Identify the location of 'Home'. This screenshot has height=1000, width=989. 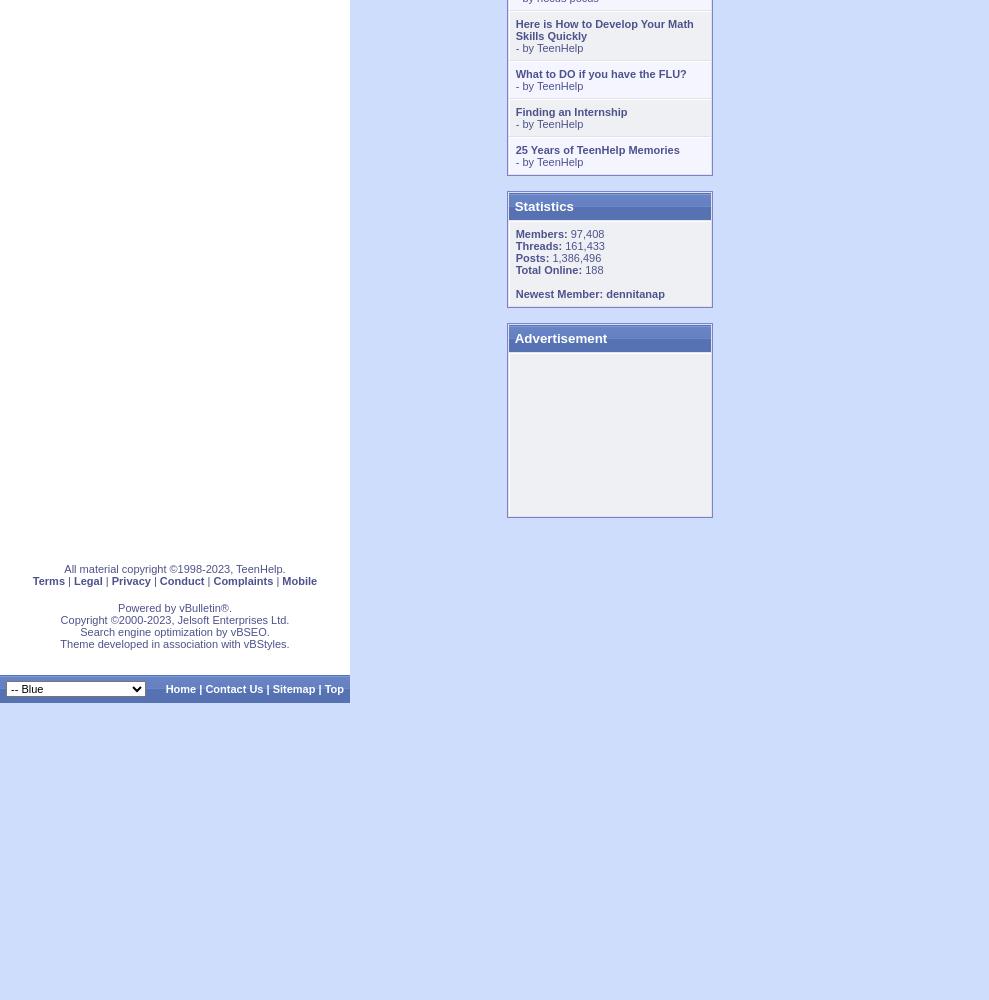
(180, 688).